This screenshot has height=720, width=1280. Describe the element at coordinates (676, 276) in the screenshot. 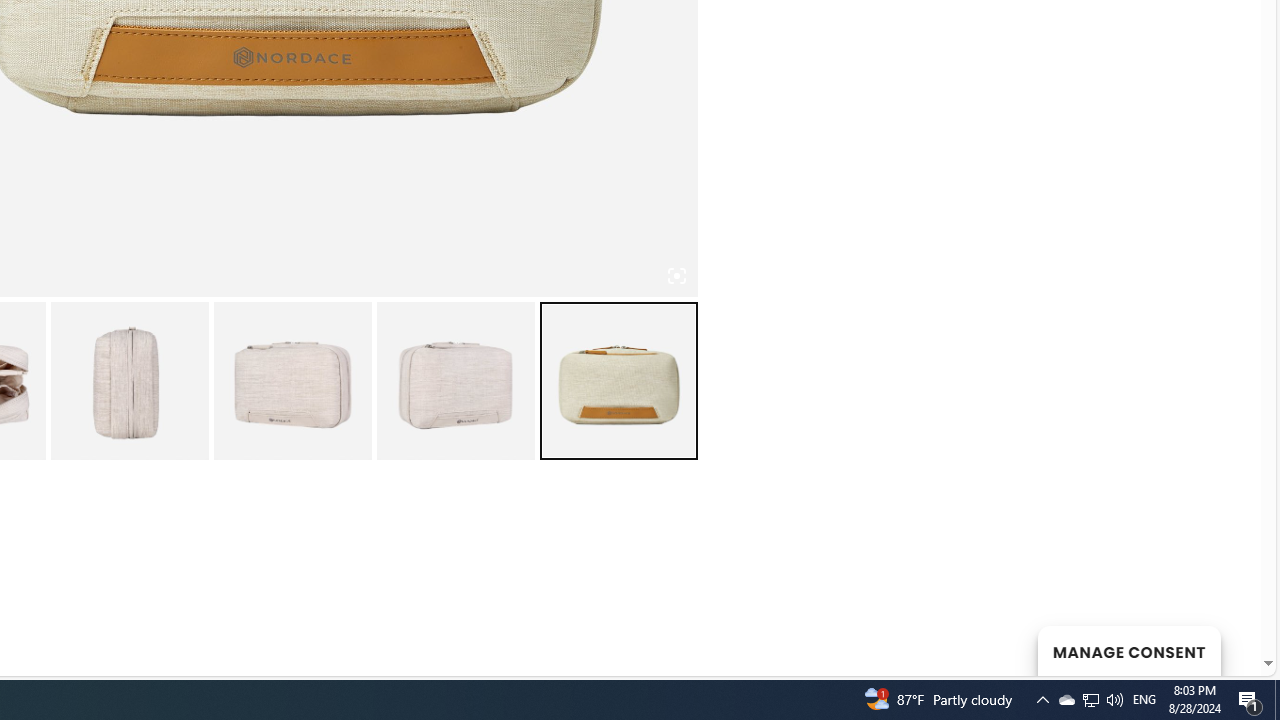

I see `'Class: iconic-woothumbs-fullscreen'` at that location.